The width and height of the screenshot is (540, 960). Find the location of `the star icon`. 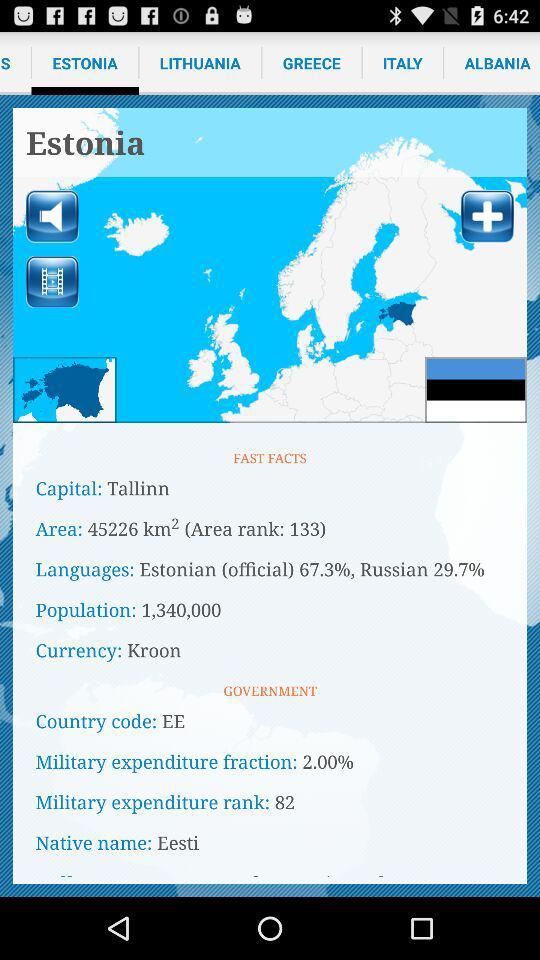

the star icon is located at coordinates (64, 416).